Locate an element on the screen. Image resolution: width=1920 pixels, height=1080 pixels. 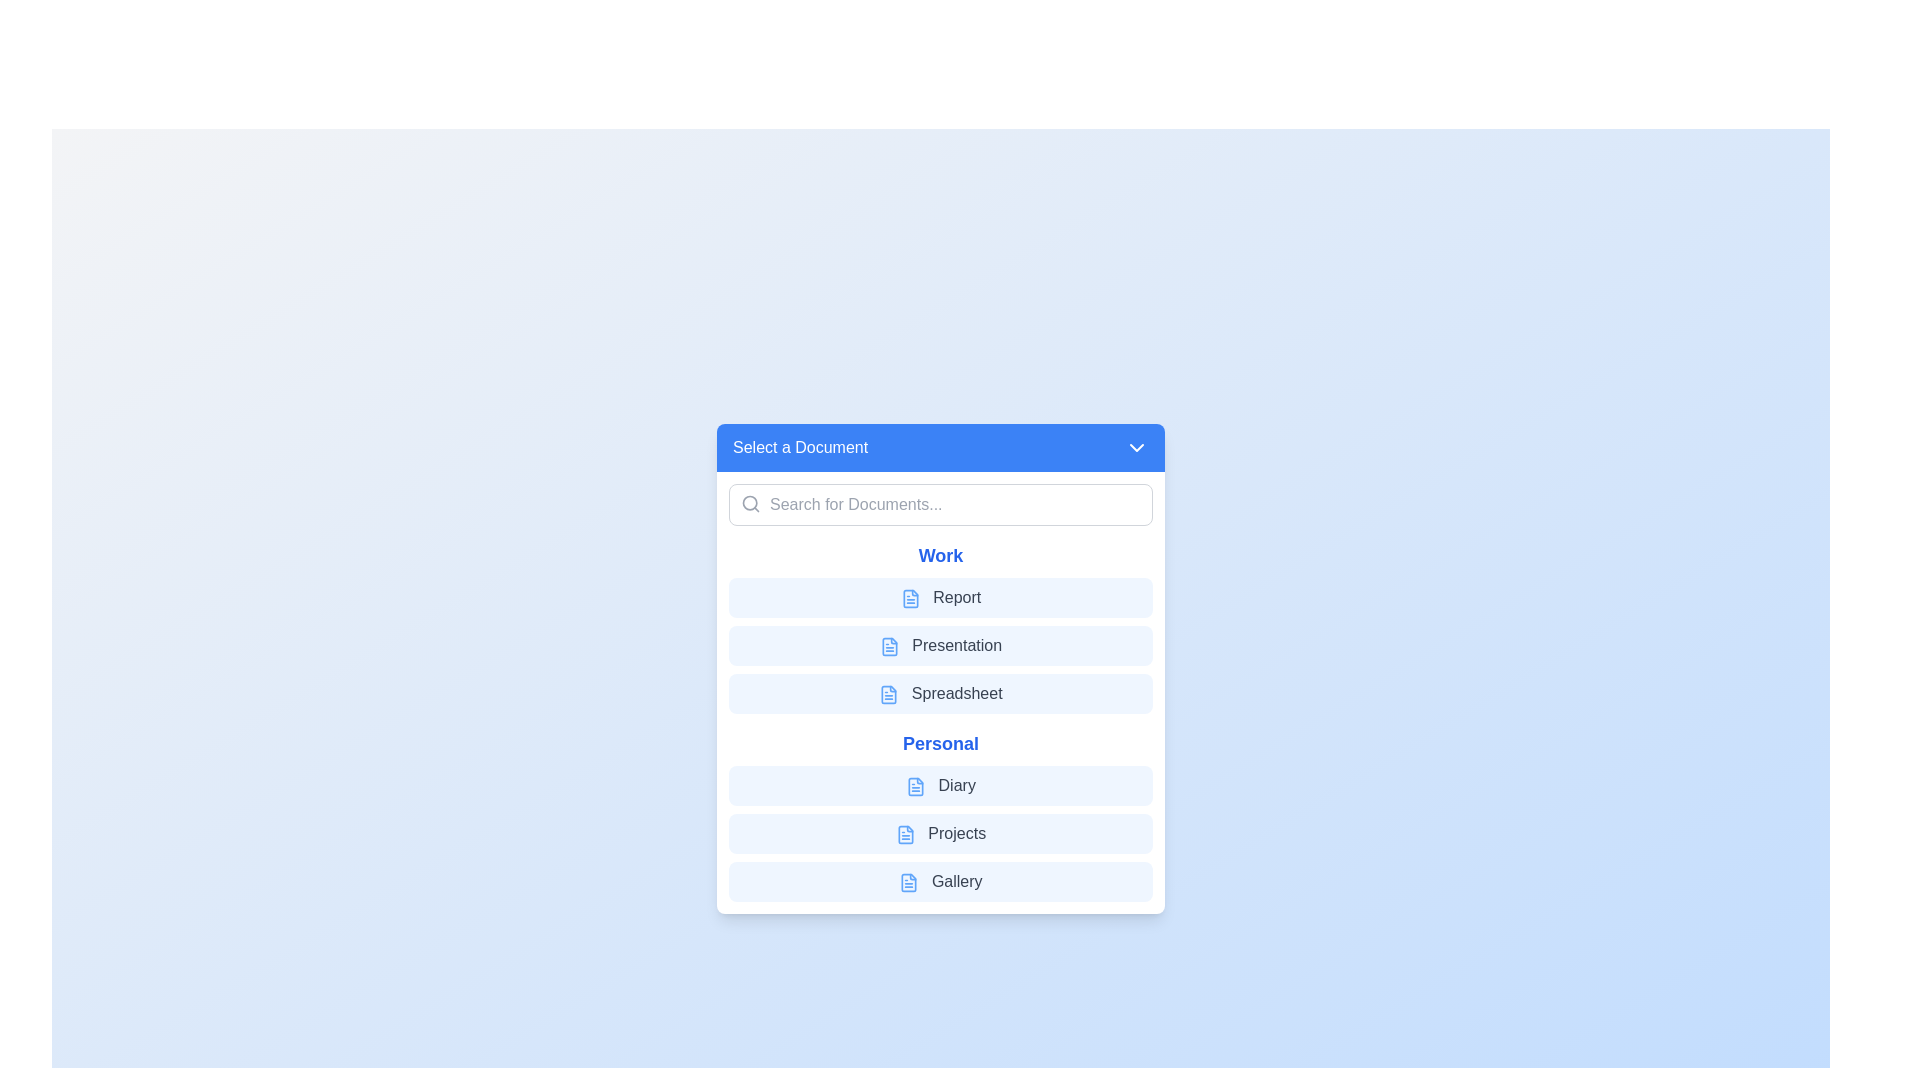
the chevron toggle icon on the far right of the 'Select a Document' header is located at coordinates (1137, 446).